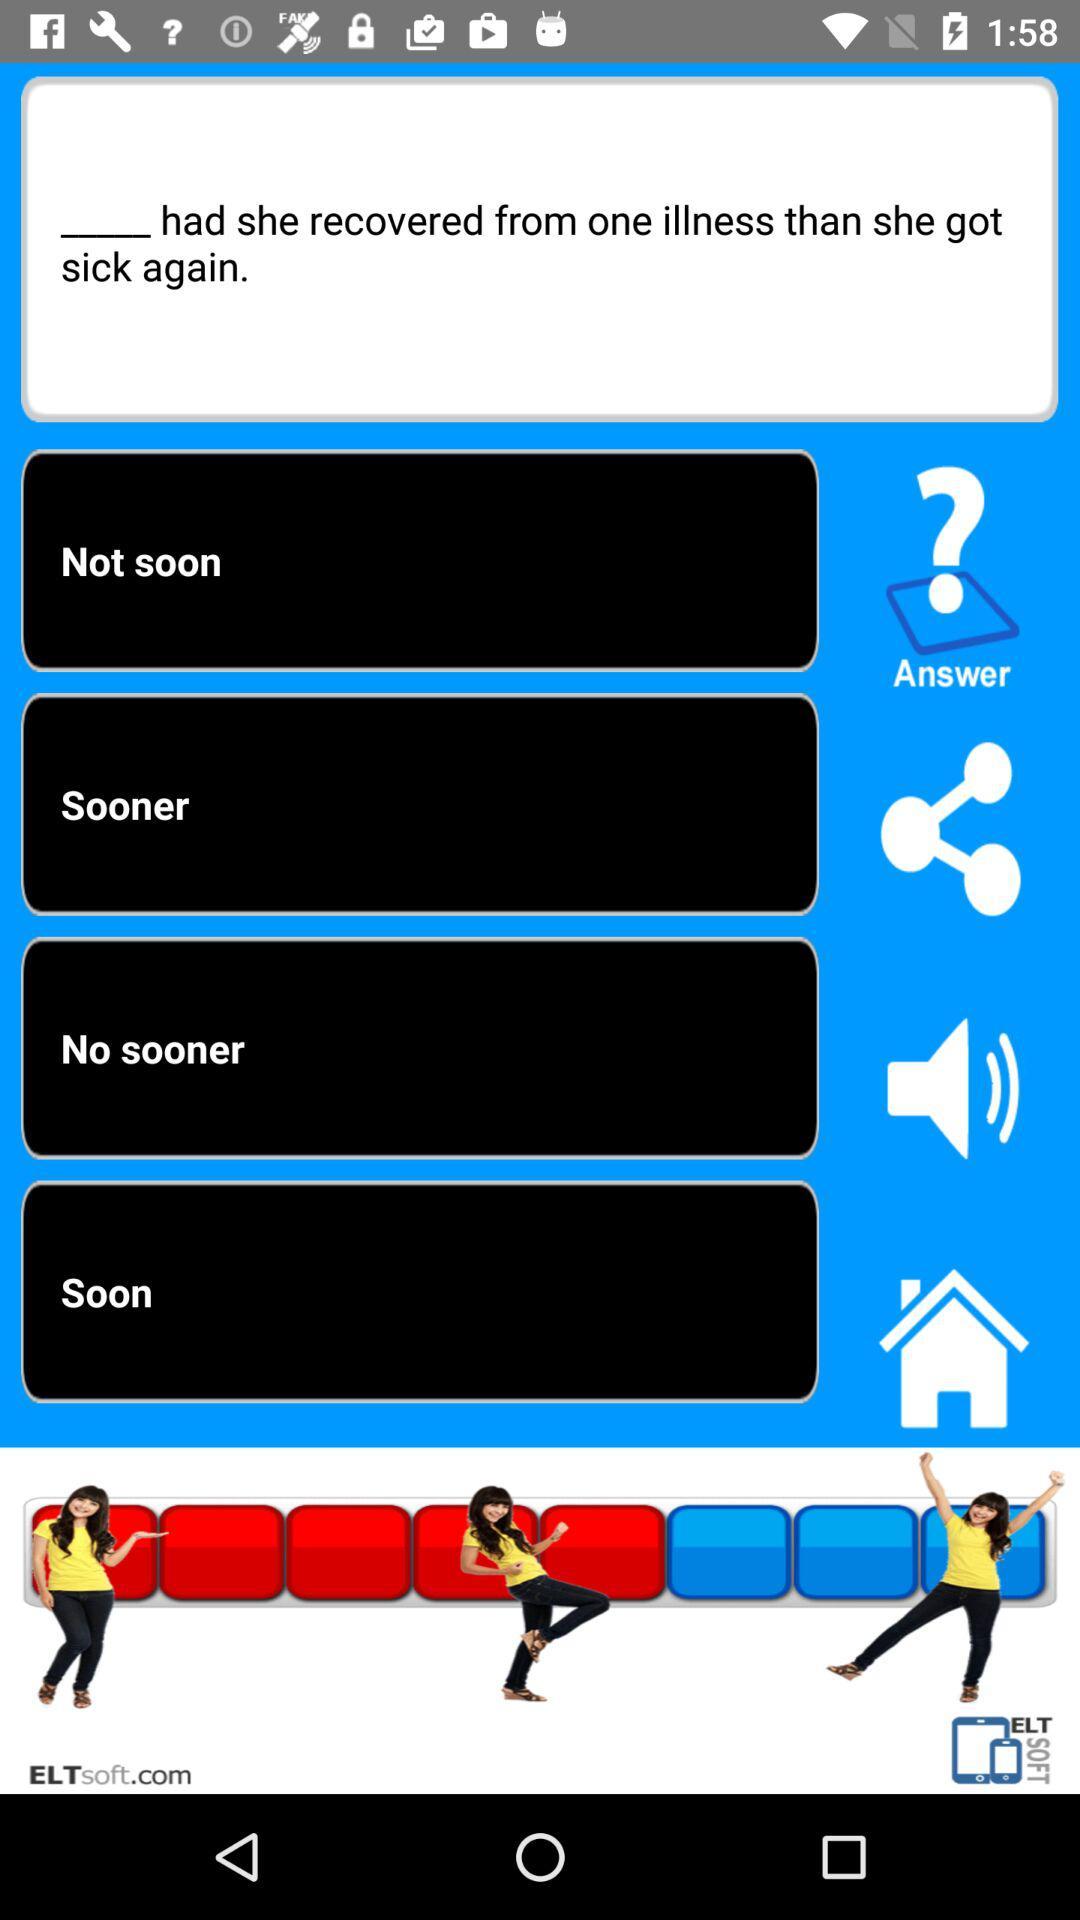  I want to click on share page, so click(952, 827).